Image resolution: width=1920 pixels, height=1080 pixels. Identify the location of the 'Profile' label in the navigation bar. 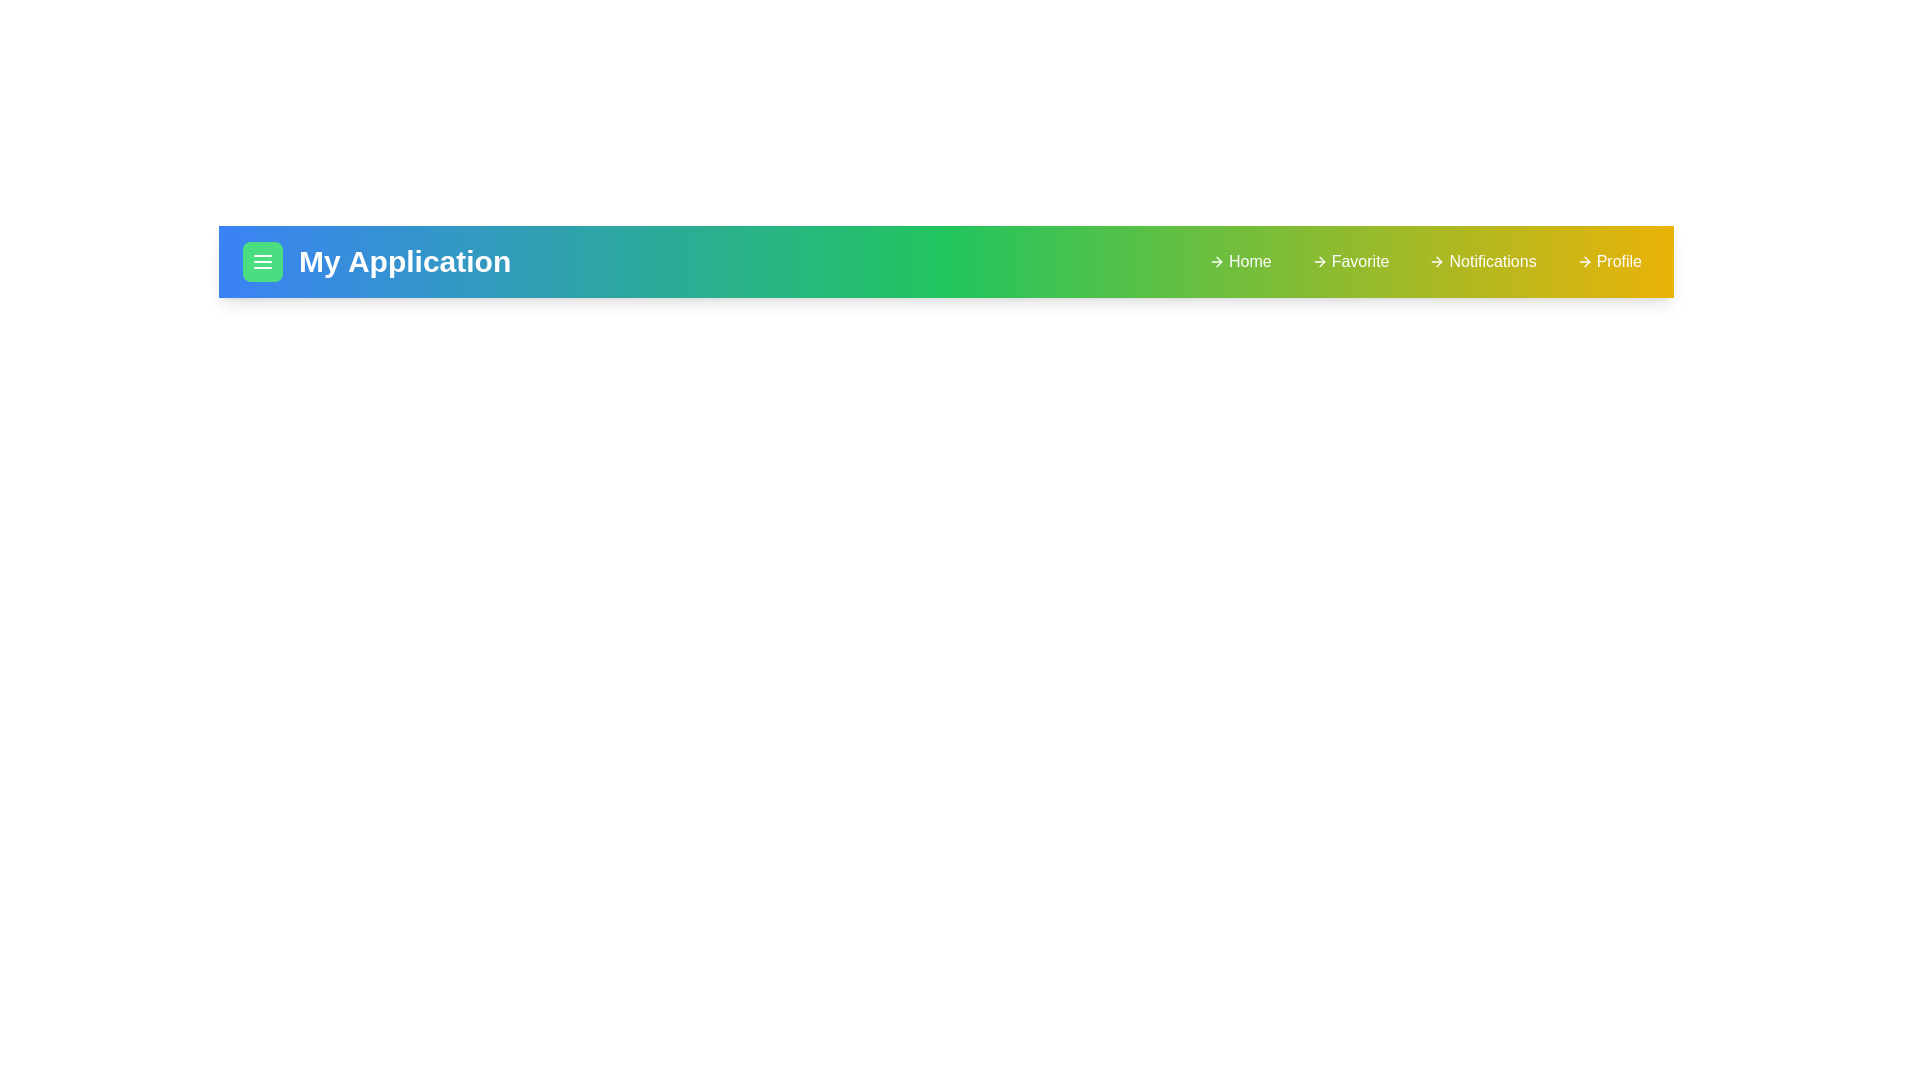
(1608, 261).